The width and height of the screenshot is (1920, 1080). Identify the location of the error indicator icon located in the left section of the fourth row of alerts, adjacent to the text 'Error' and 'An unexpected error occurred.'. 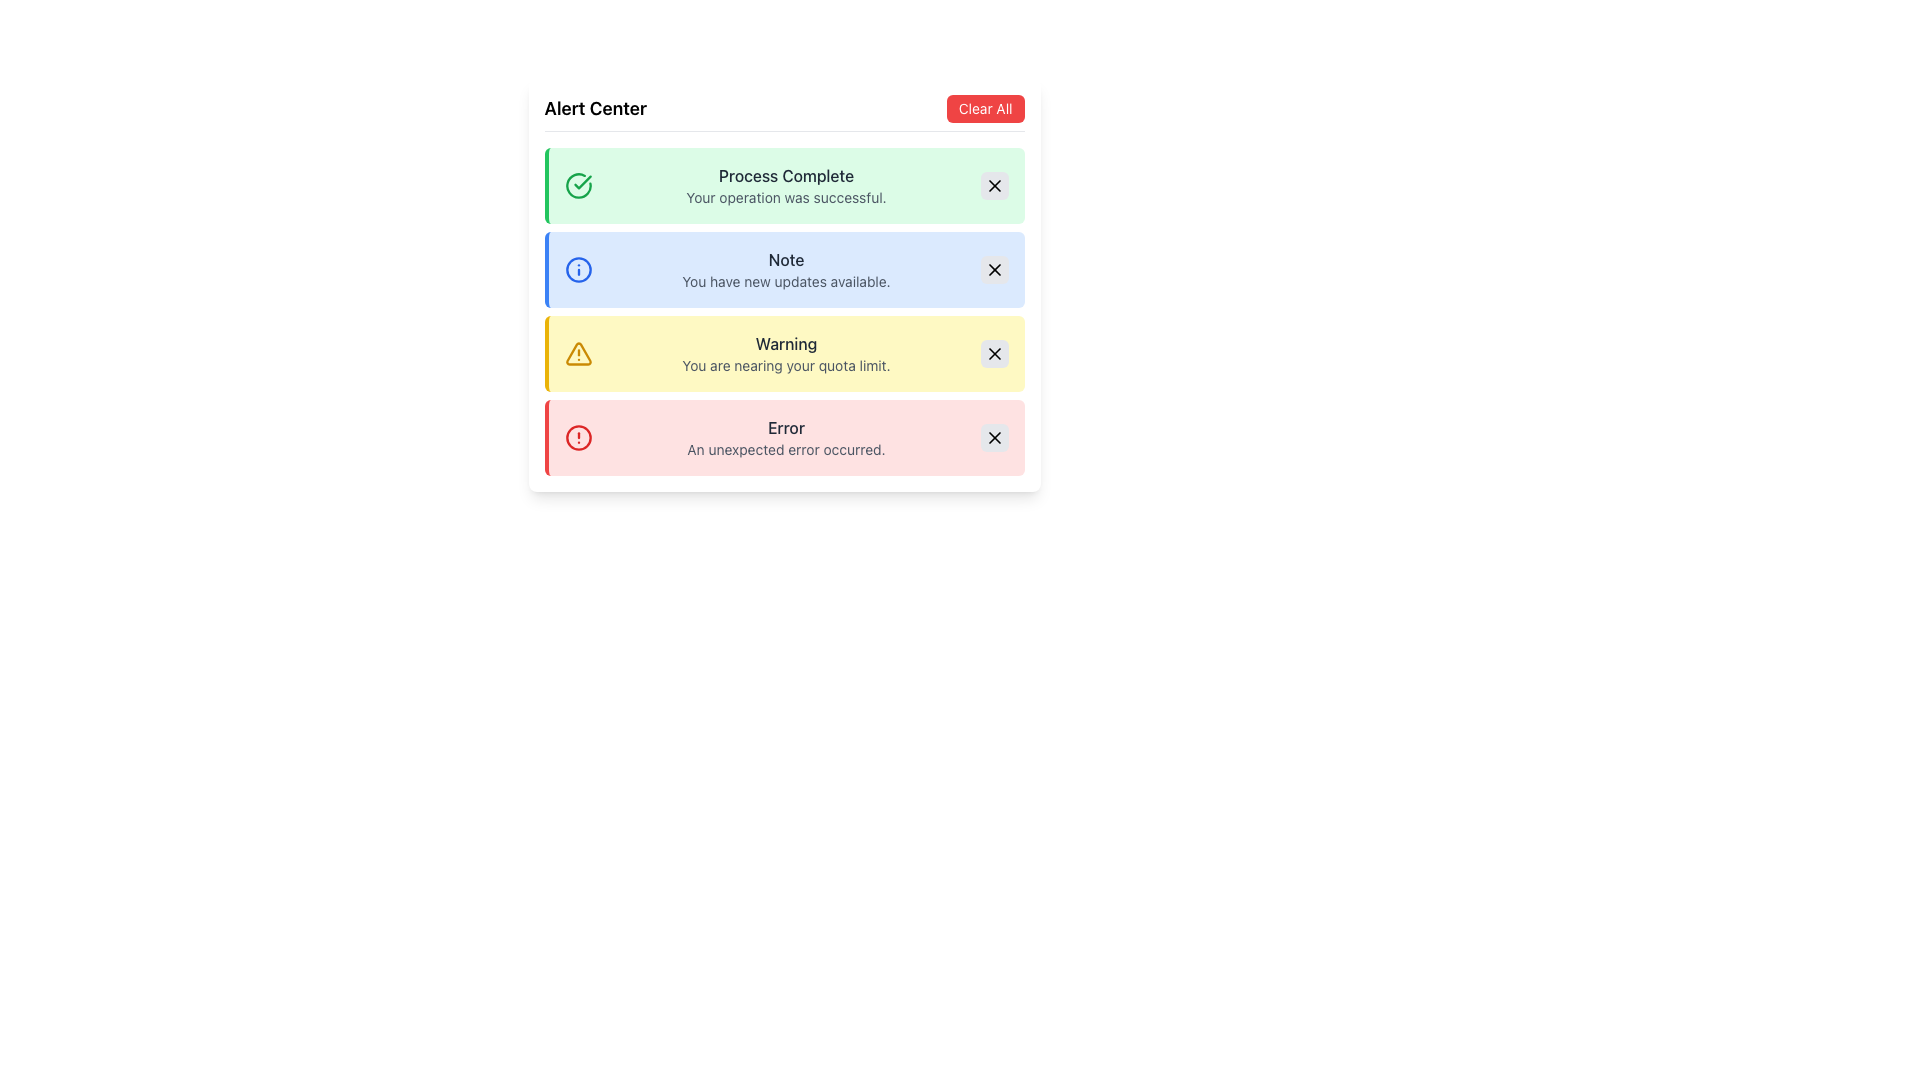
(577, 437).